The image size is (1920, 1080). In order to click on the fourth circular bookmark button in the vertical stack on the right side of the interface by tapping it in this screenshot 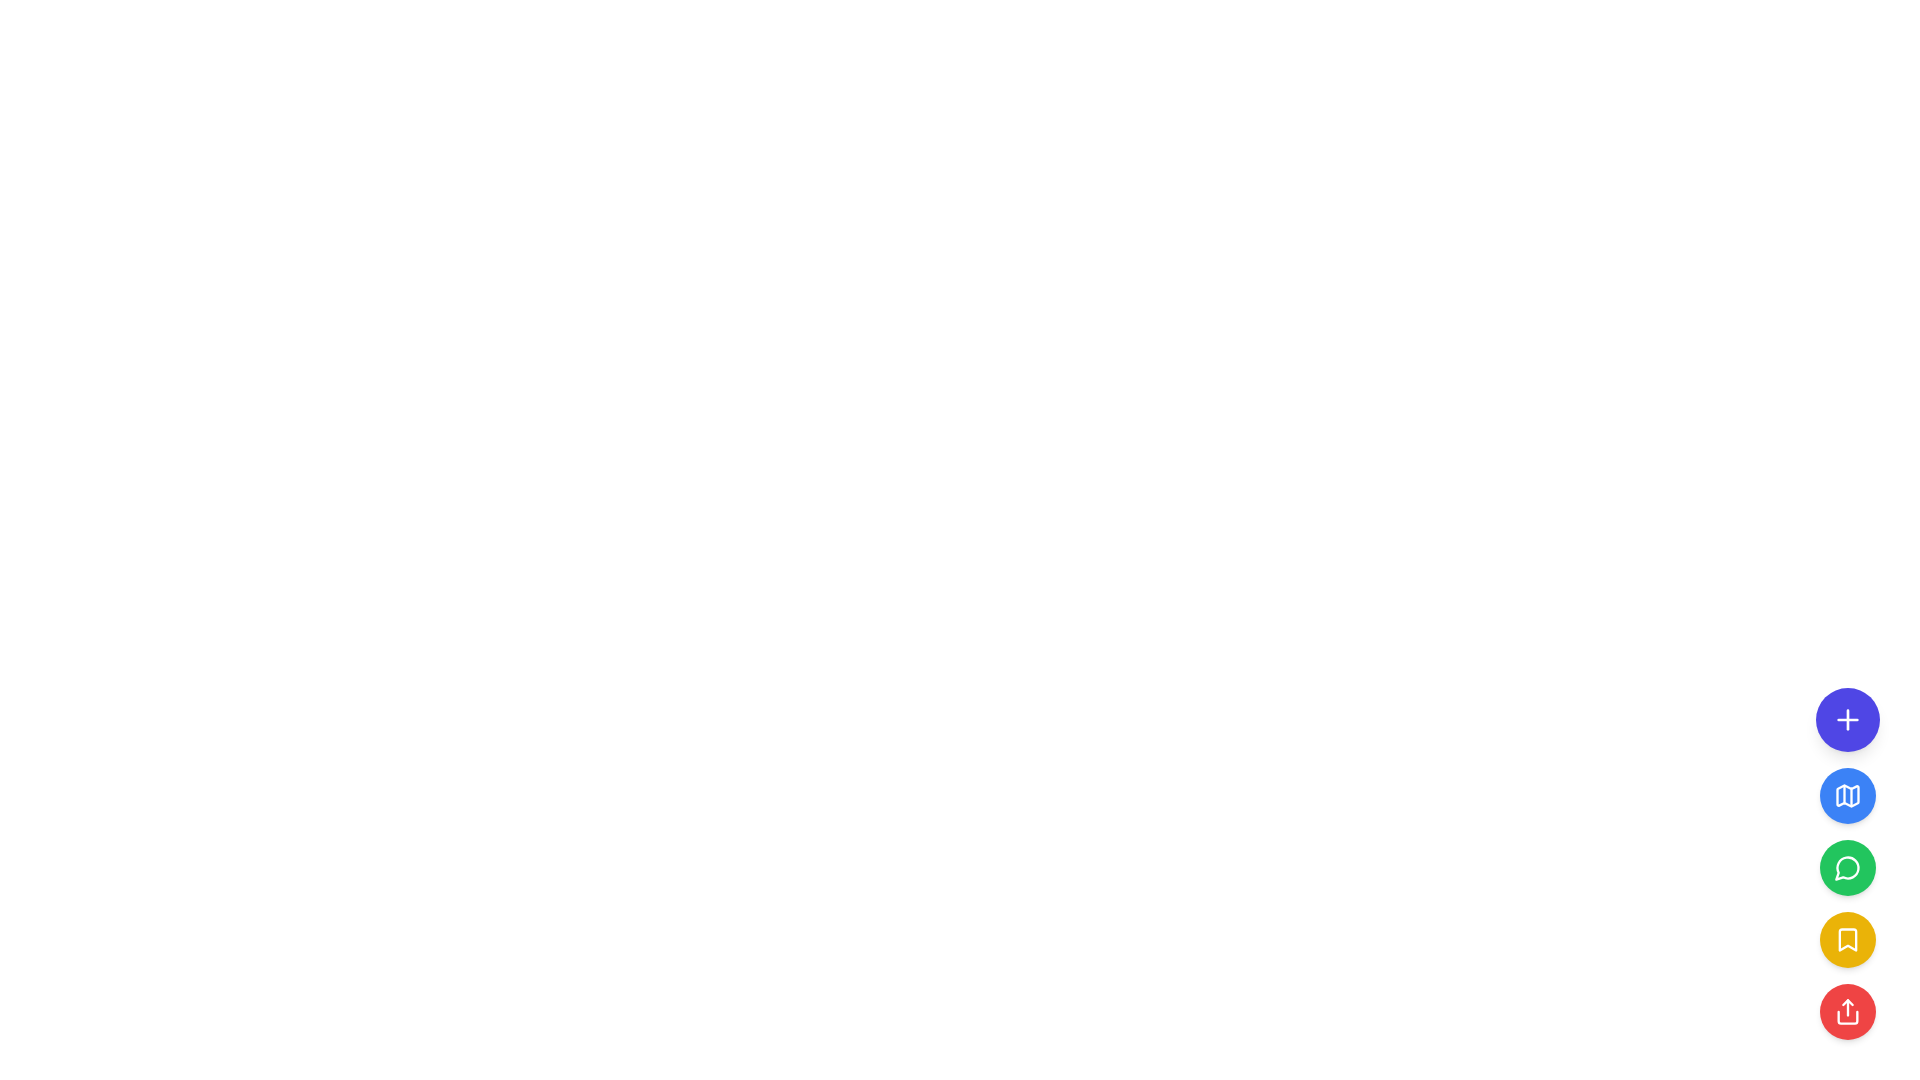, I will do `click(1847, 940)`.